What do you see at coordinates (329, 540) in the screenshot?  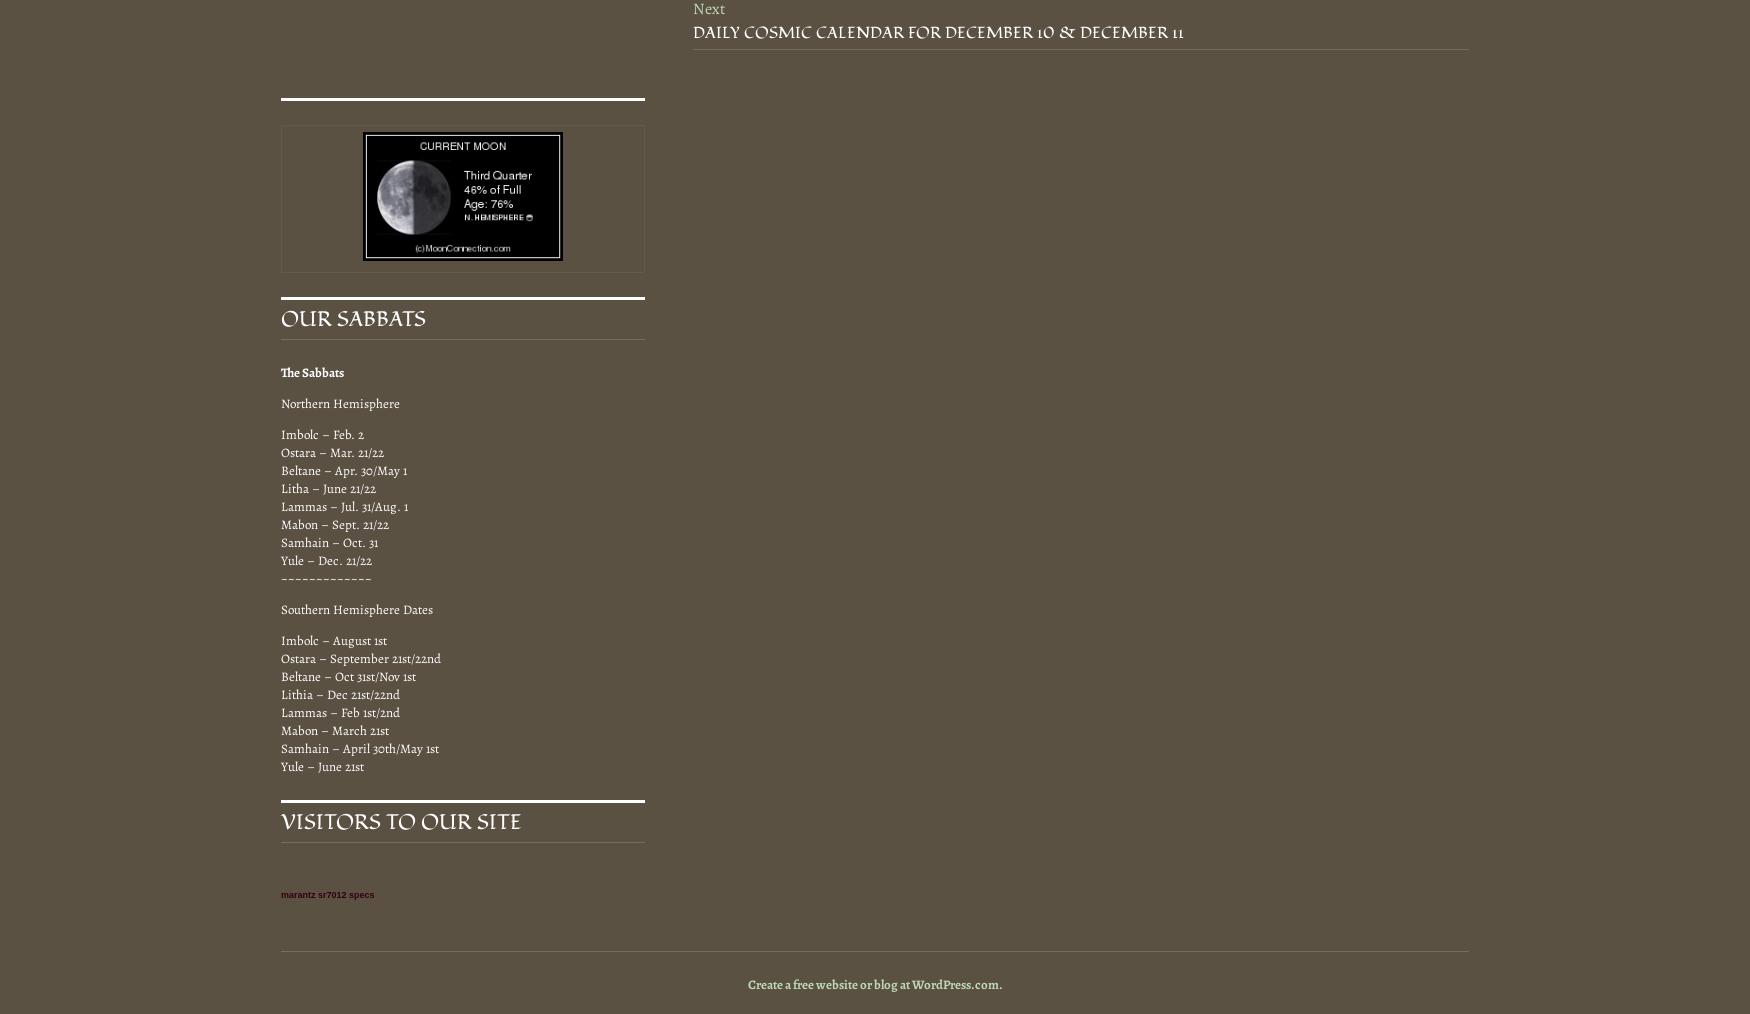 I see `'Samhain – Oct. 31'` at bounding box center [329, 540].